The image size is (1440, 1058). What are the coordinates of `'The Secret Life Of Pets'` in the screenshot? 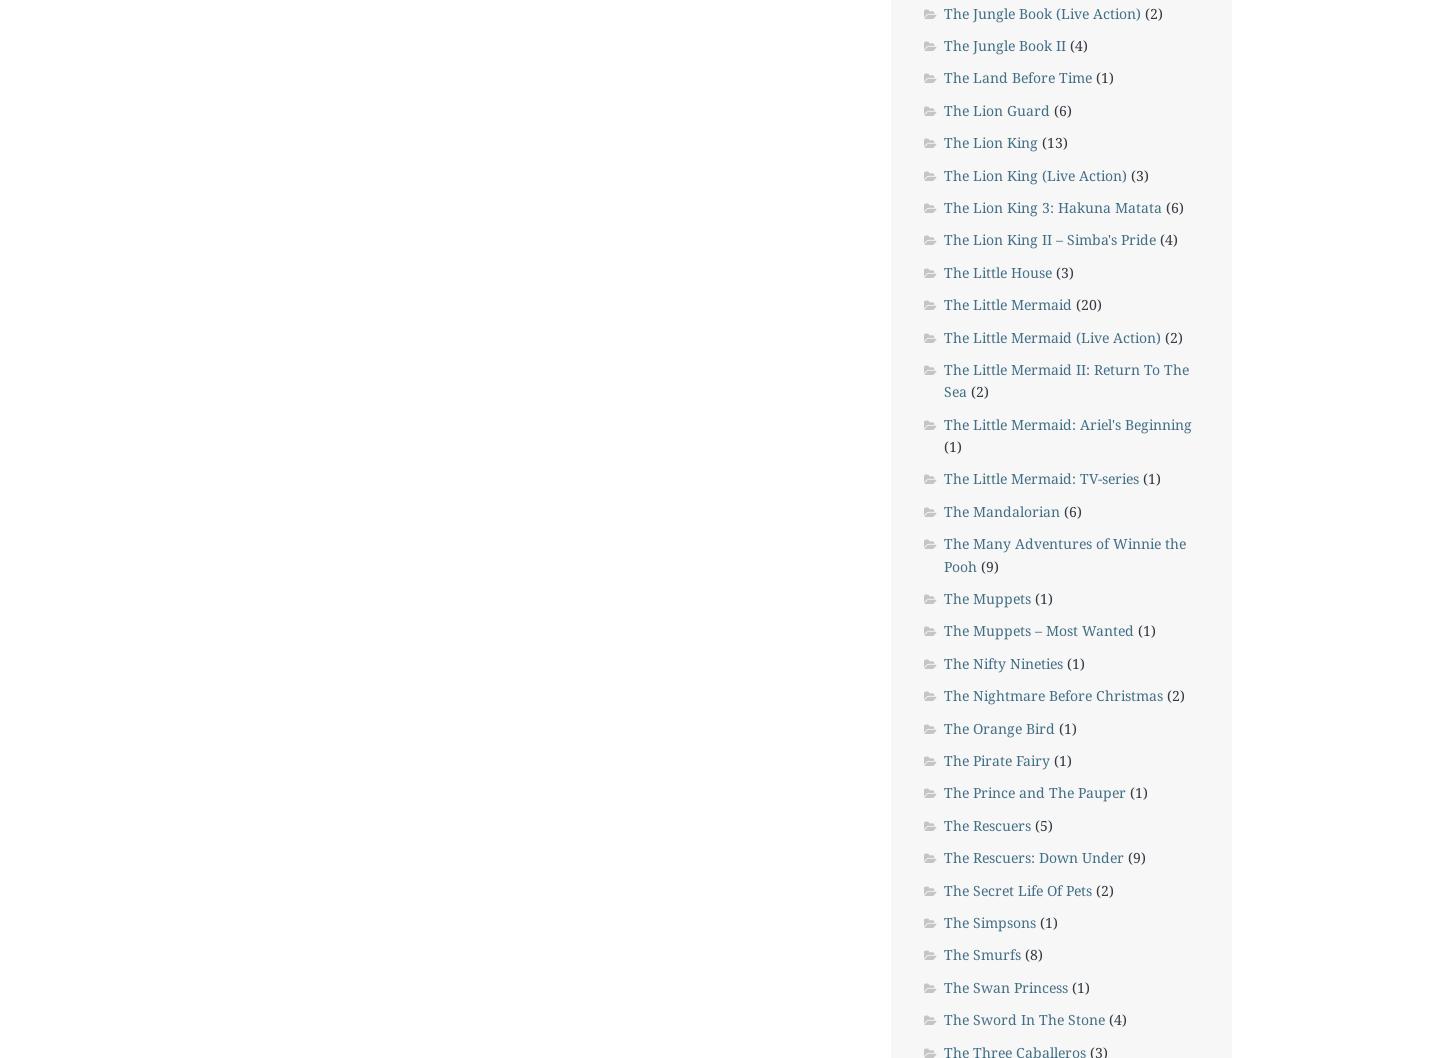 It's located at (1016, 889).